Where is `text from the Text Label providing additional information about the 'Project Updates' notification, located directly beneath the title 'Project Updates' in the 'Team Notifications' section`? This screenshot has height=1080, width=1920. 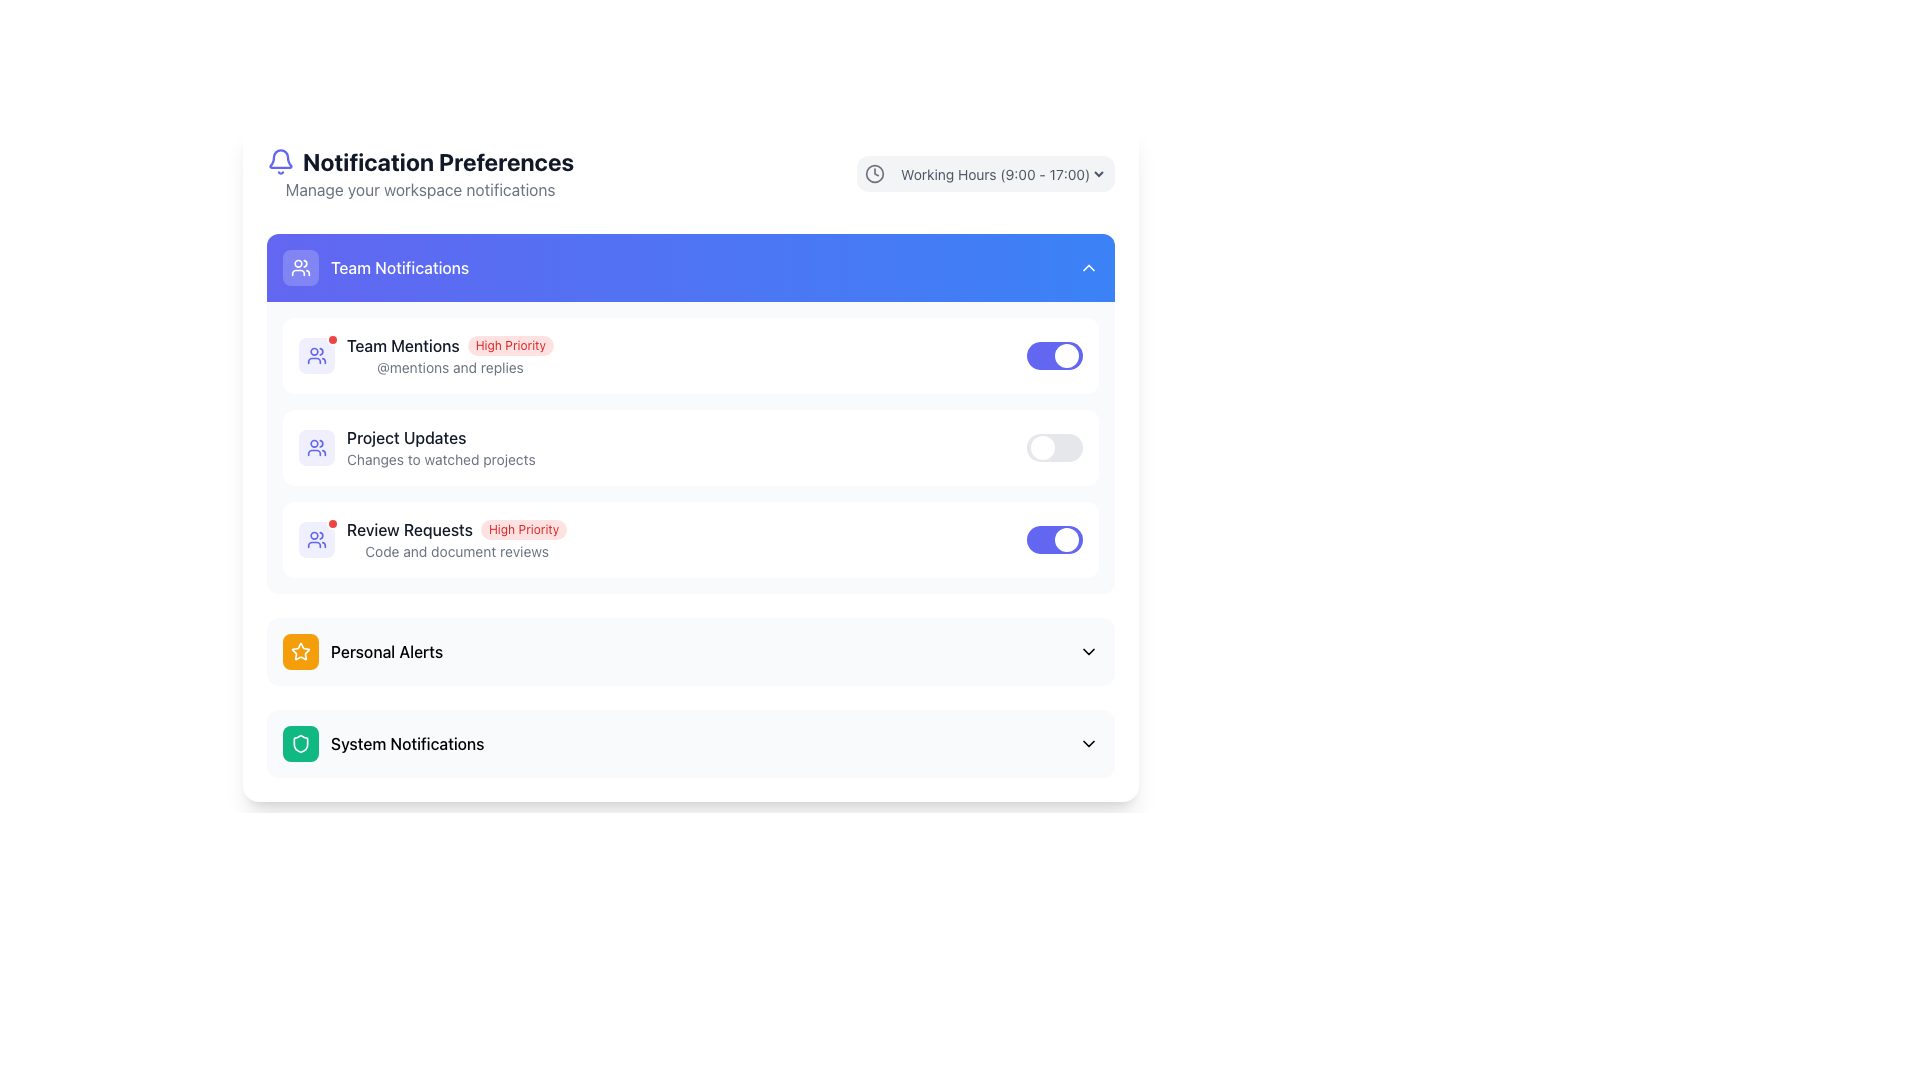 text from the Text Label providing additional information about the 'Project Updates' notification, located directly beneath the title 'Project Updates' in the 'Team Notifications' section is located at coordinates (440, 459).